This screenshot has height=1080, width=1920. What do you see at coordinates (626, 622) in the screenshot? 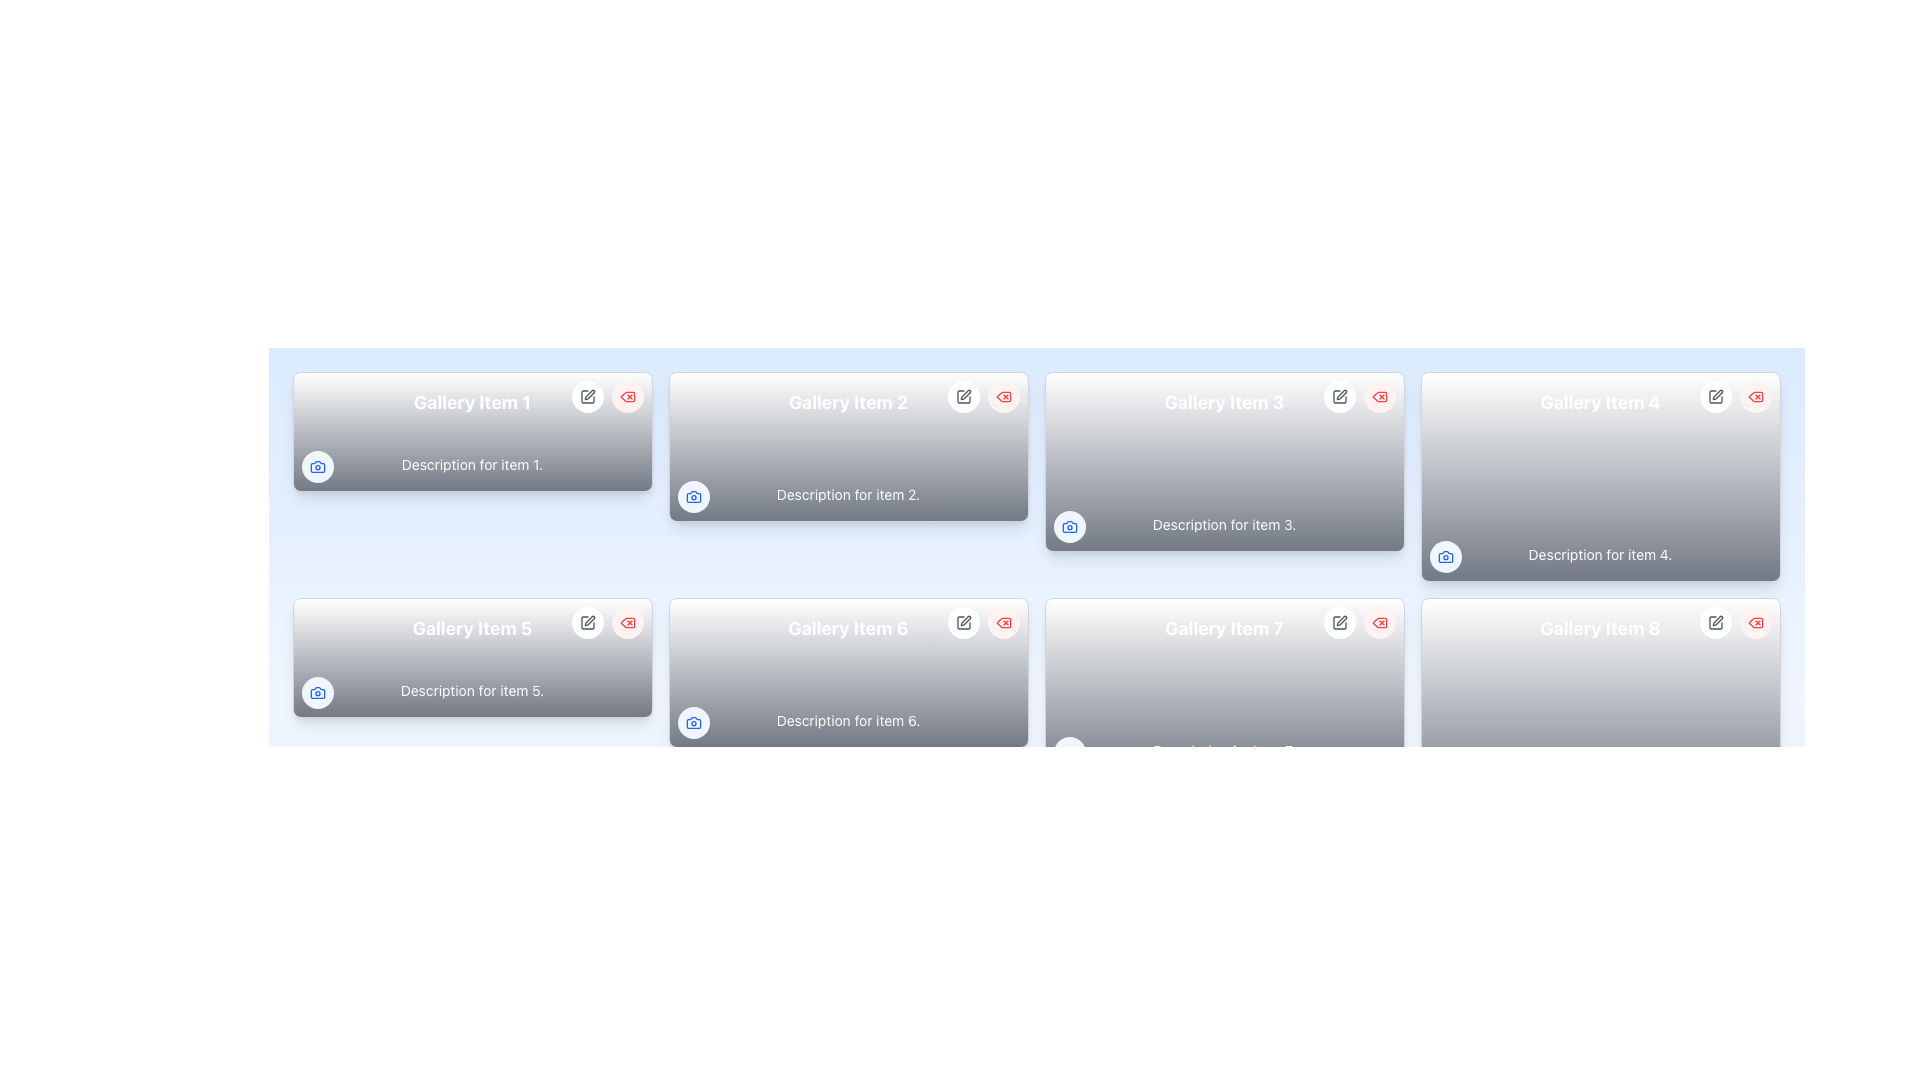
I see `the circular delete button with a light red background located in the top-right corner of the card labeled 'Gallery Item 5' to trigger the tooltip or hover effect` at bounding box center [626, 622].